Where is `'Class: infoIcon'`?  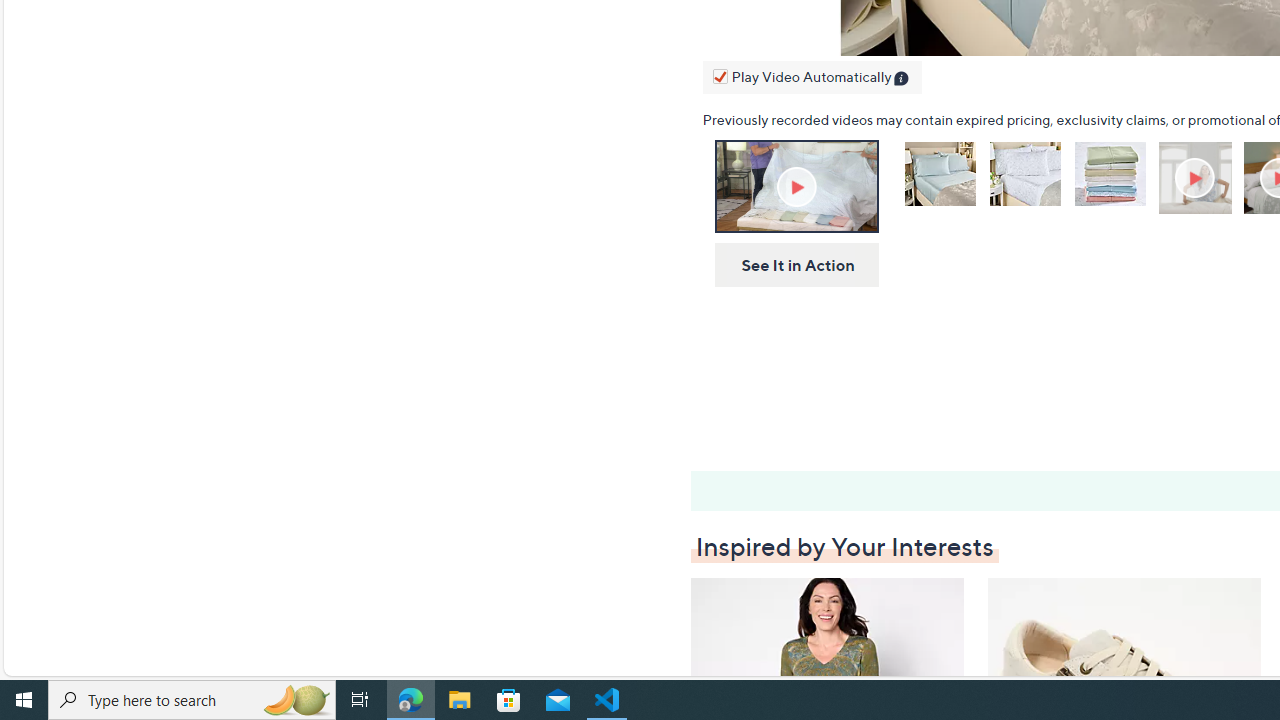
'Class: infoIcon' is located at coordinates (902, 79).